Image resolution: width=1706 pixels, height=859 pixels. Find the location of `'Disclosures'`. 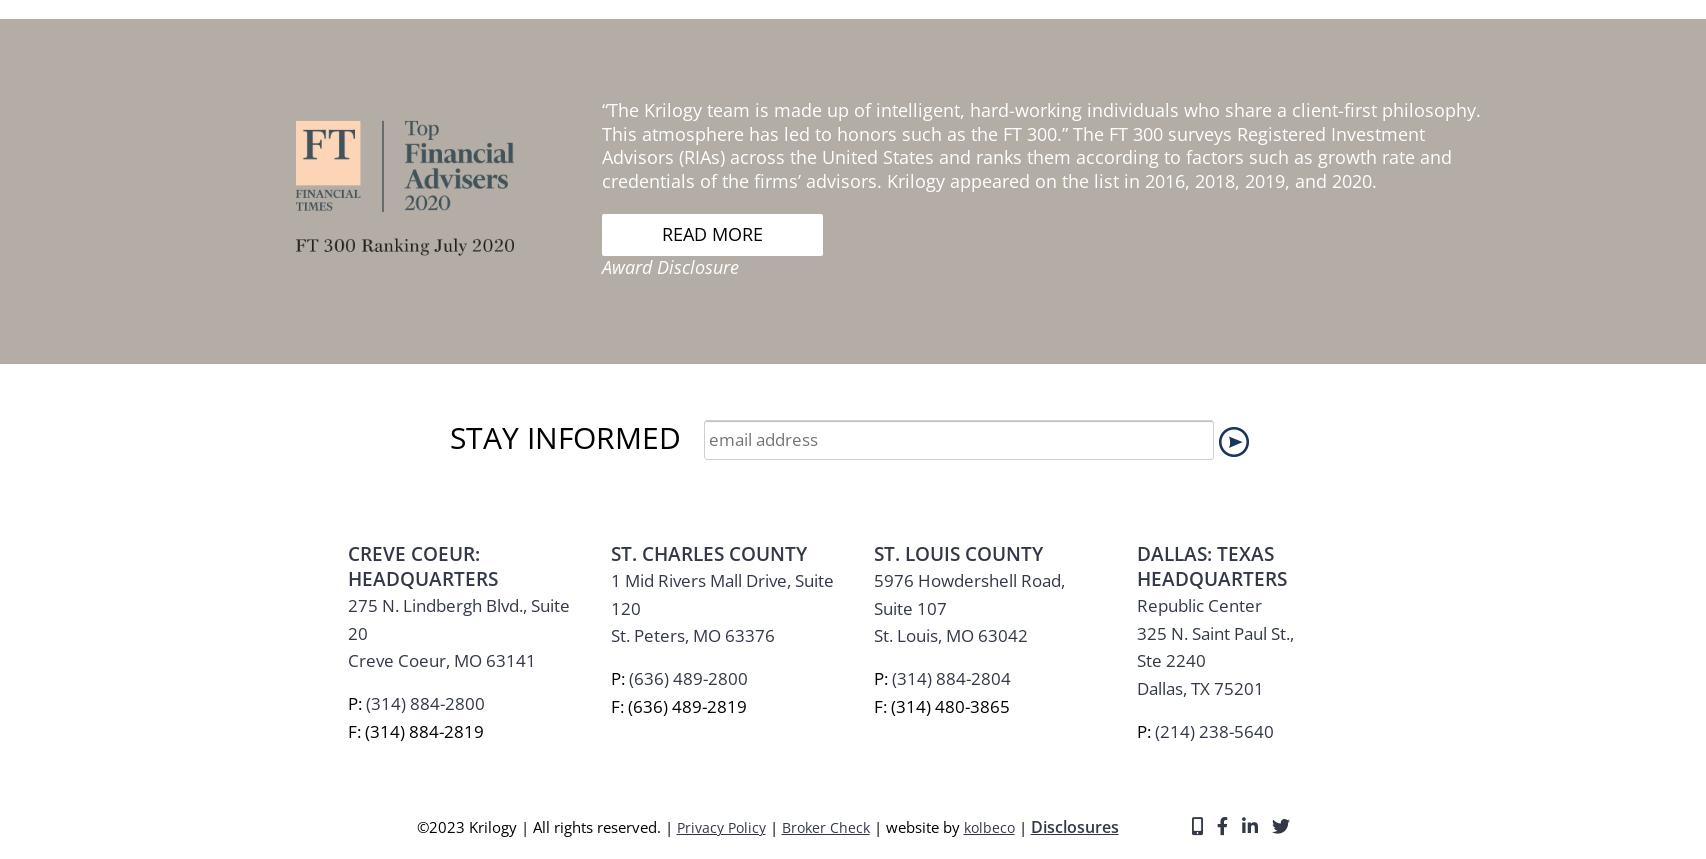

'Disclosures' is located at coordinates (1073, 299).